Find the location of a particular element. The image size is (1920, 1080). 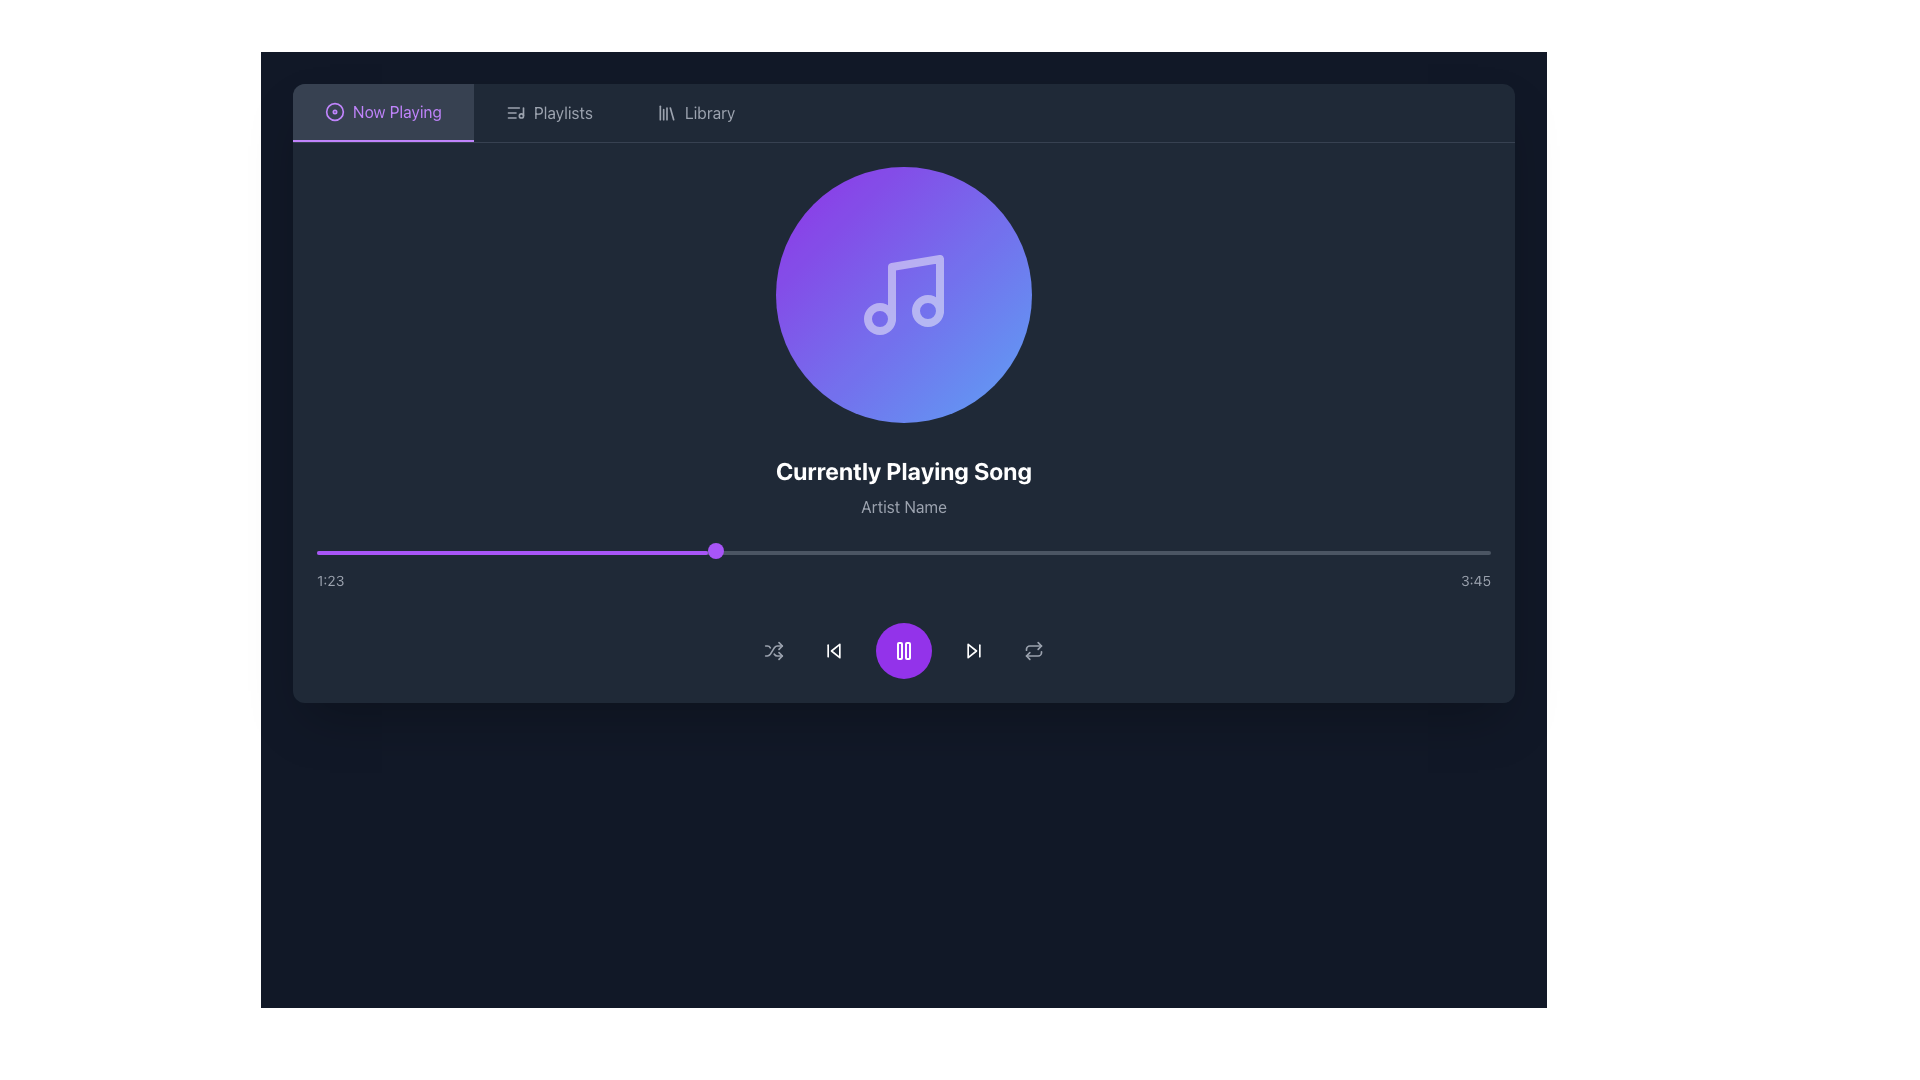

the 'Playlists' text label in the navigation header is located at coordinates (562, 112).